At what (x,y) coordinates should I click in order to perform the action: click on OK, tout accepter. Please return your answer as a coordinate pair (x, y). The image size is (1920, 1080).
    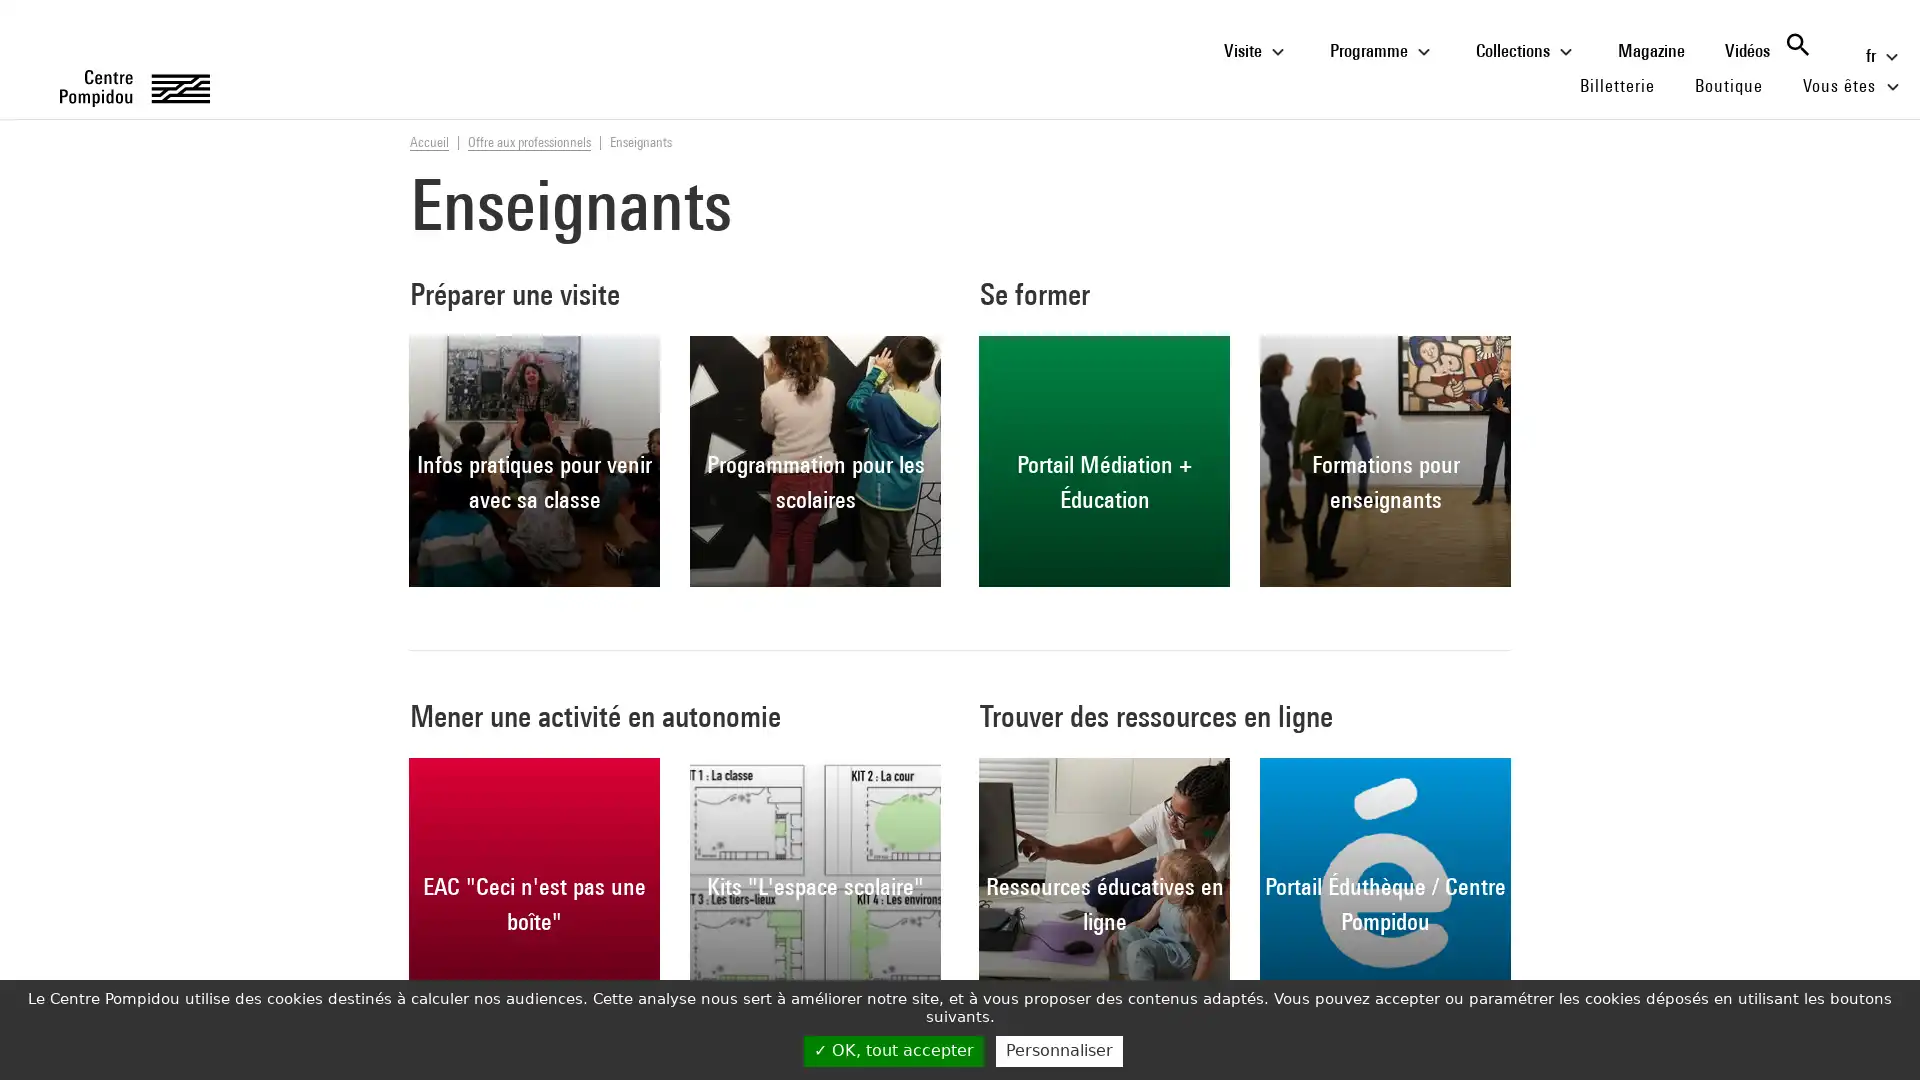
    Looking at the image, I should click on (892, 1050).